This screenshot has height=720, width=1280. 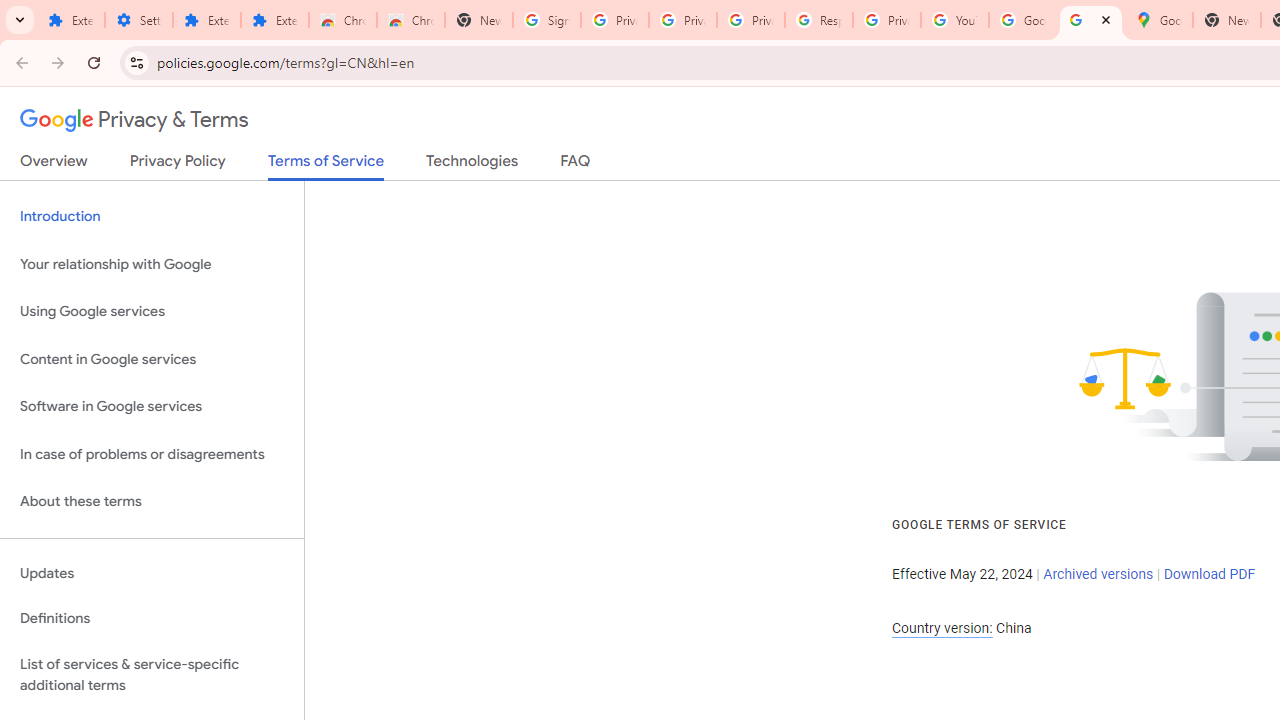 I want to click on 'Introduction', so click(x=151, y=217).